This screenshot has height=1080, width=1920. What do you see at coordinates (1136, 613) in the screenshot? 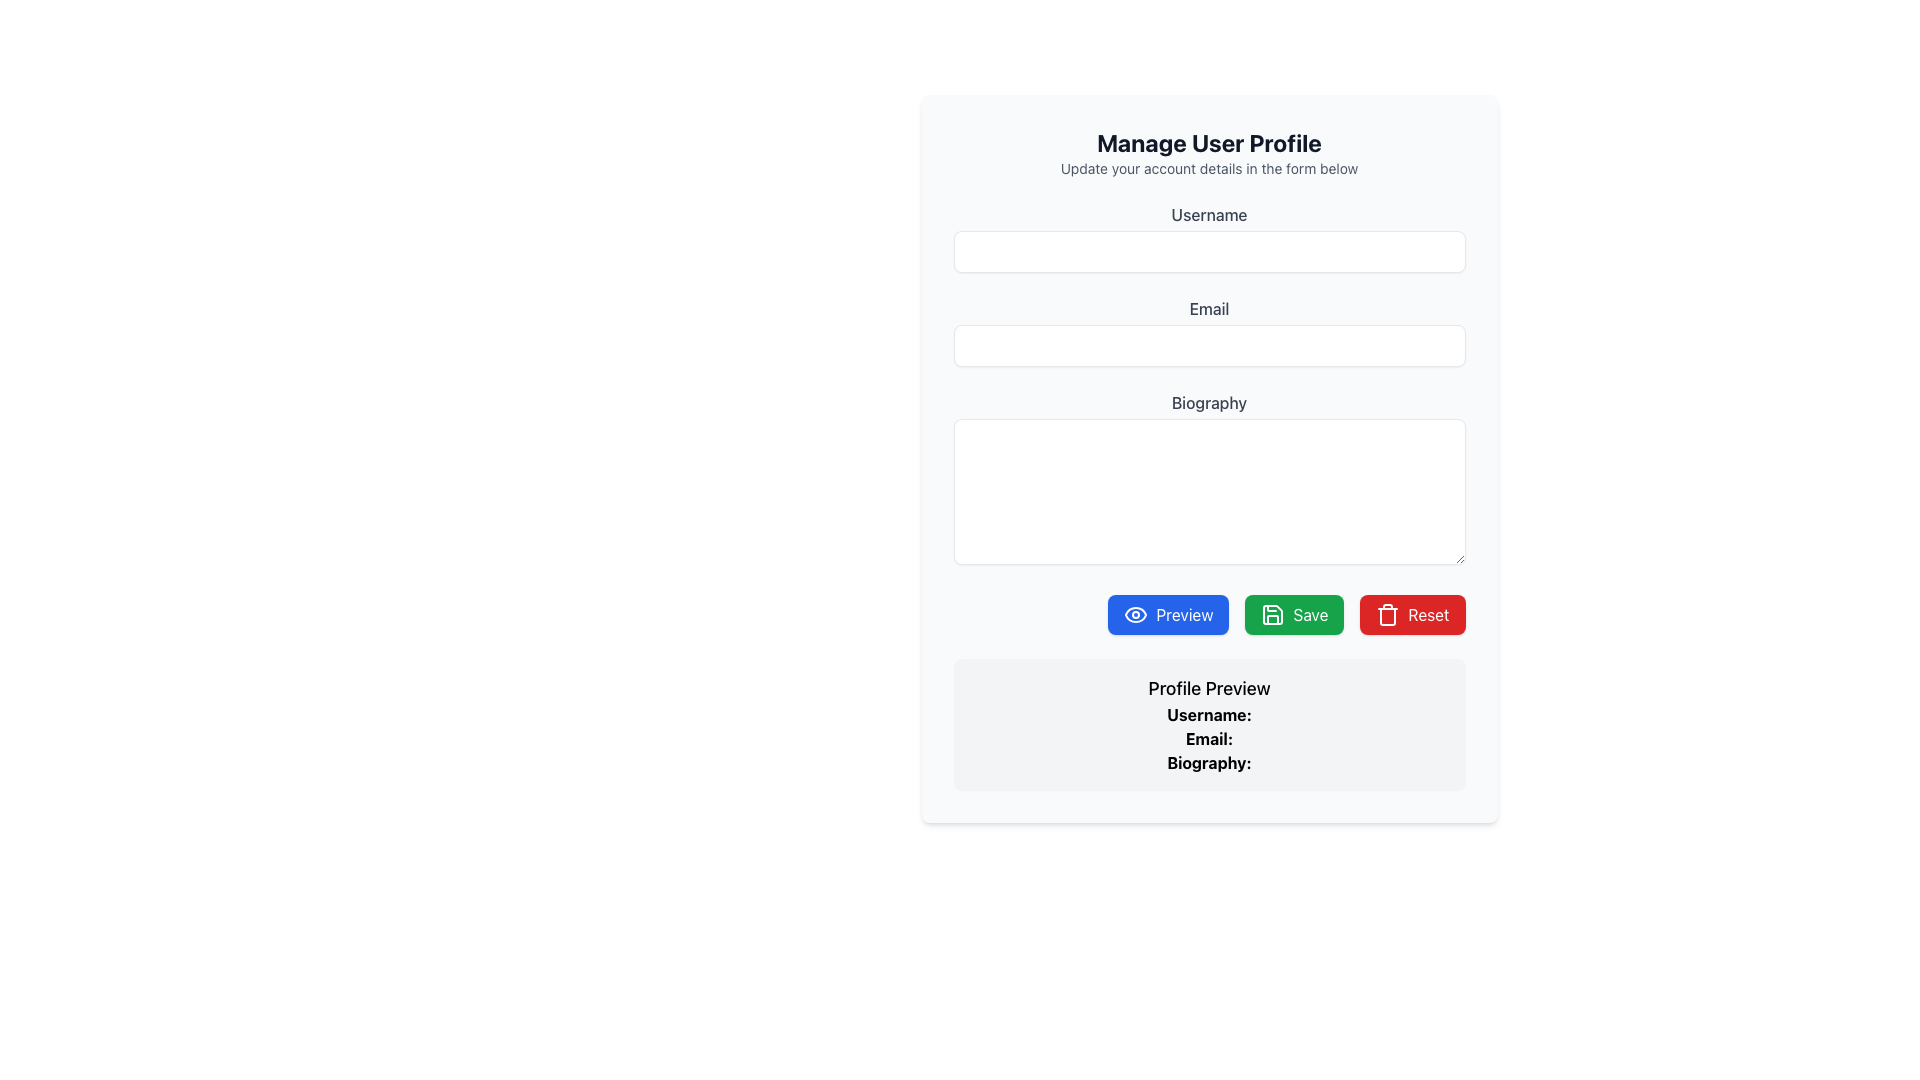
I see `the outlined eye icon, which is part of the dark blue 'Preview' button located on the left side of the button group below the input fields in the 'Manage User Profile' form` at bounding box center [1136, 613].